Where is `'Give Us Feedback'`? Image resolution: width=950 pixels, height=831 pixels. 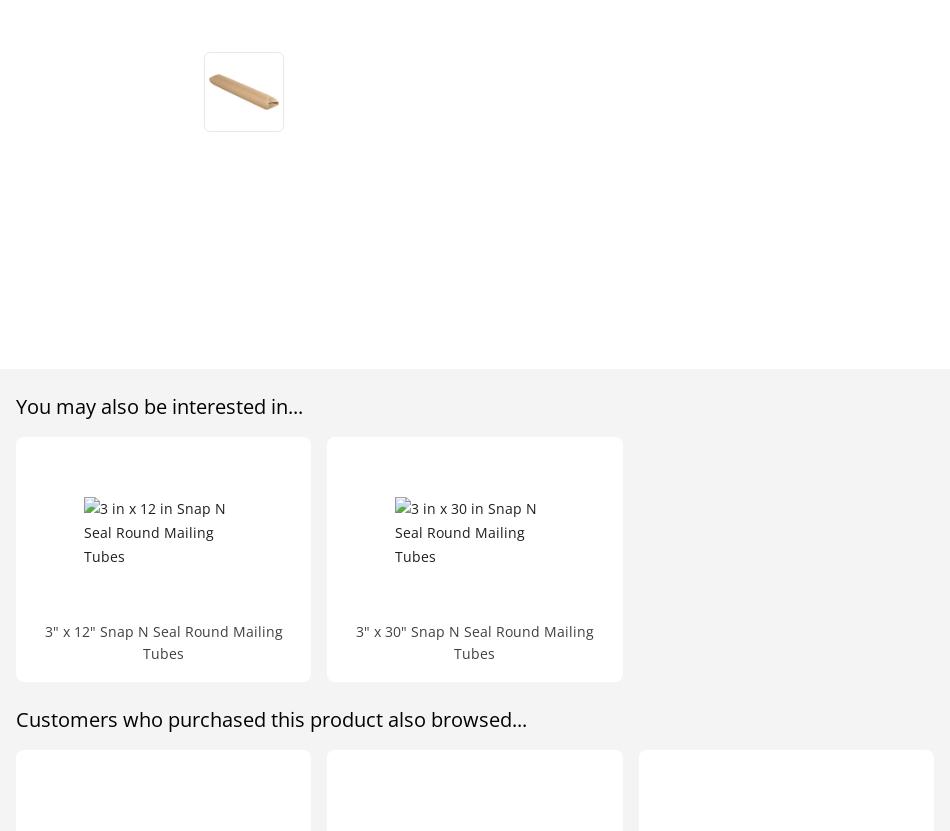 'Give Us Feedback' is located at coordinates (438, 218).